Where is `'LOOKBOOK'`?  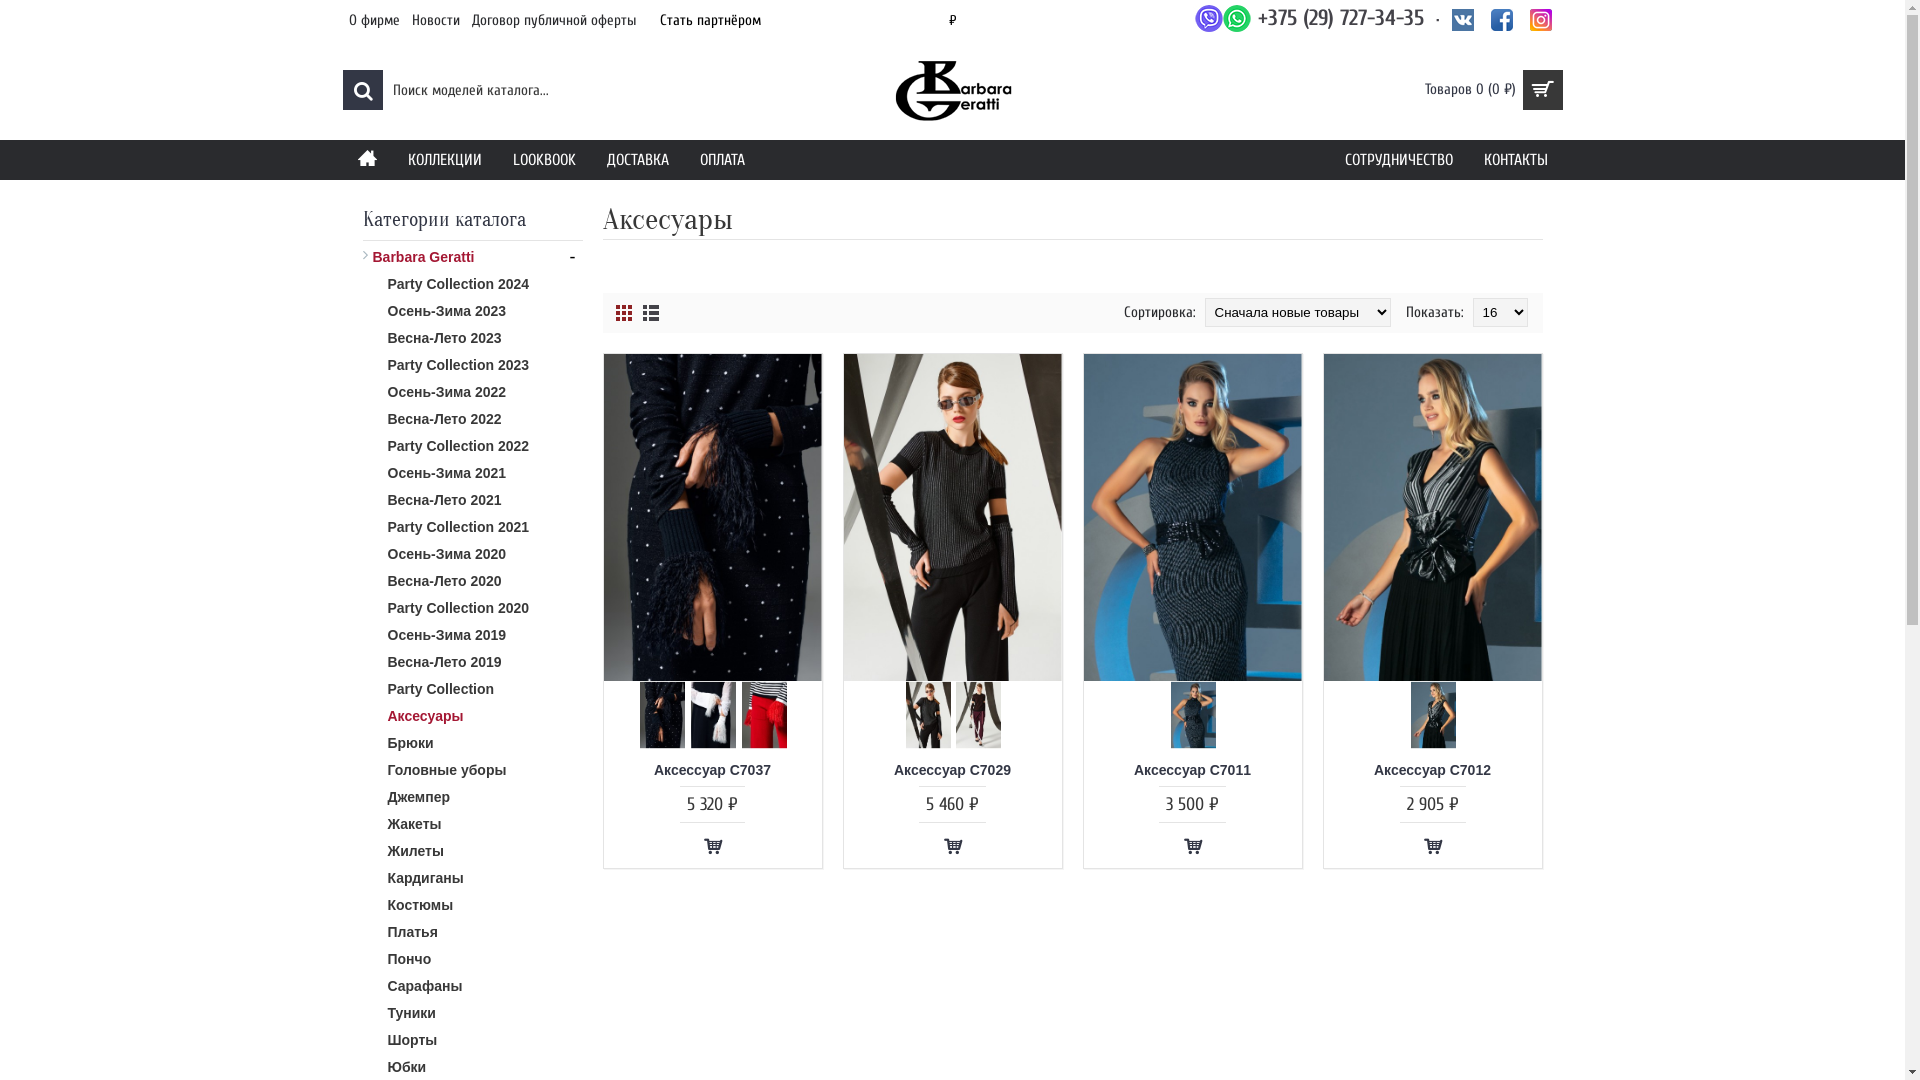
'LOOKBOOK' is located at coordinates (498, 158).